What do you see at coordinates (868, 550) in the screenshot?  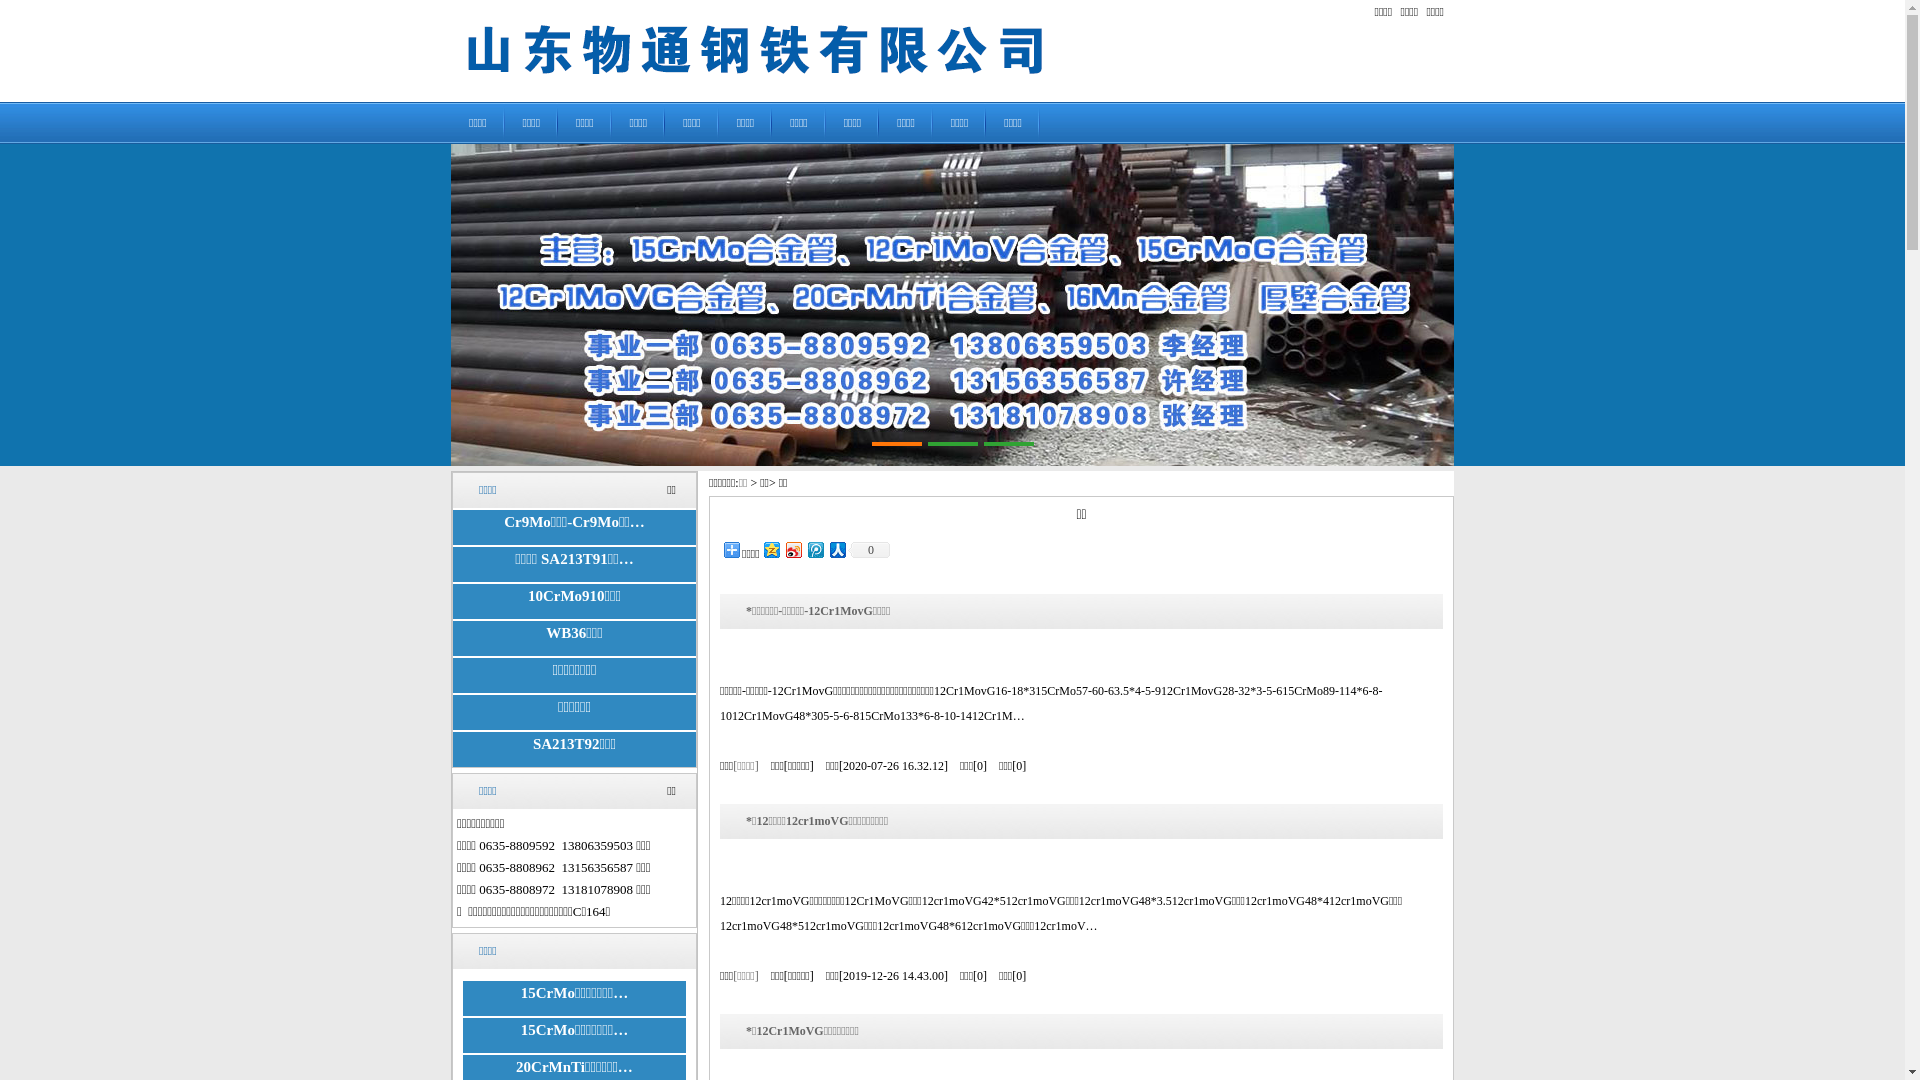 I see `'0'` at bounding box center [868, 550].